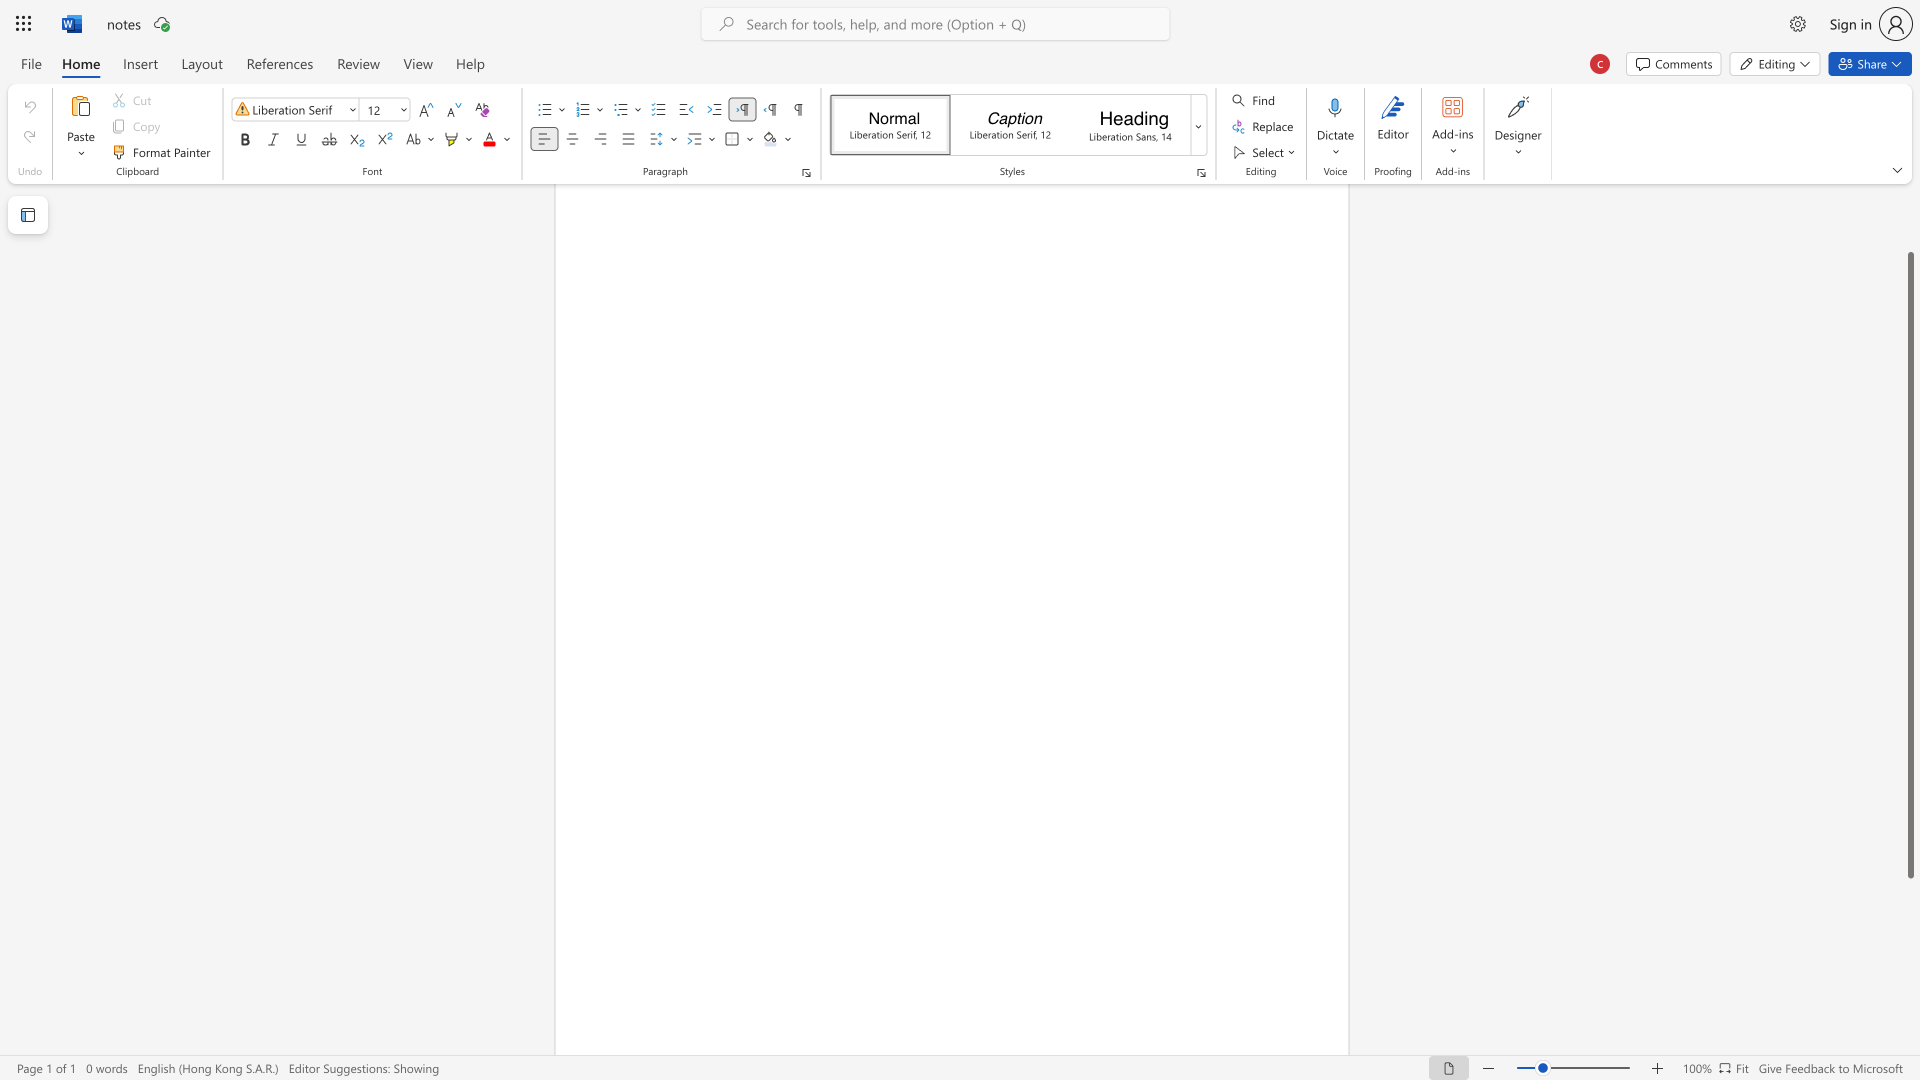 The width and height of the screenshot is (1920, 1080). What do you see at coordinates (1909, 565) in the screenshot?
I see `the scrollbar and move down 80 pixels` at bounding box center [1909, 565].